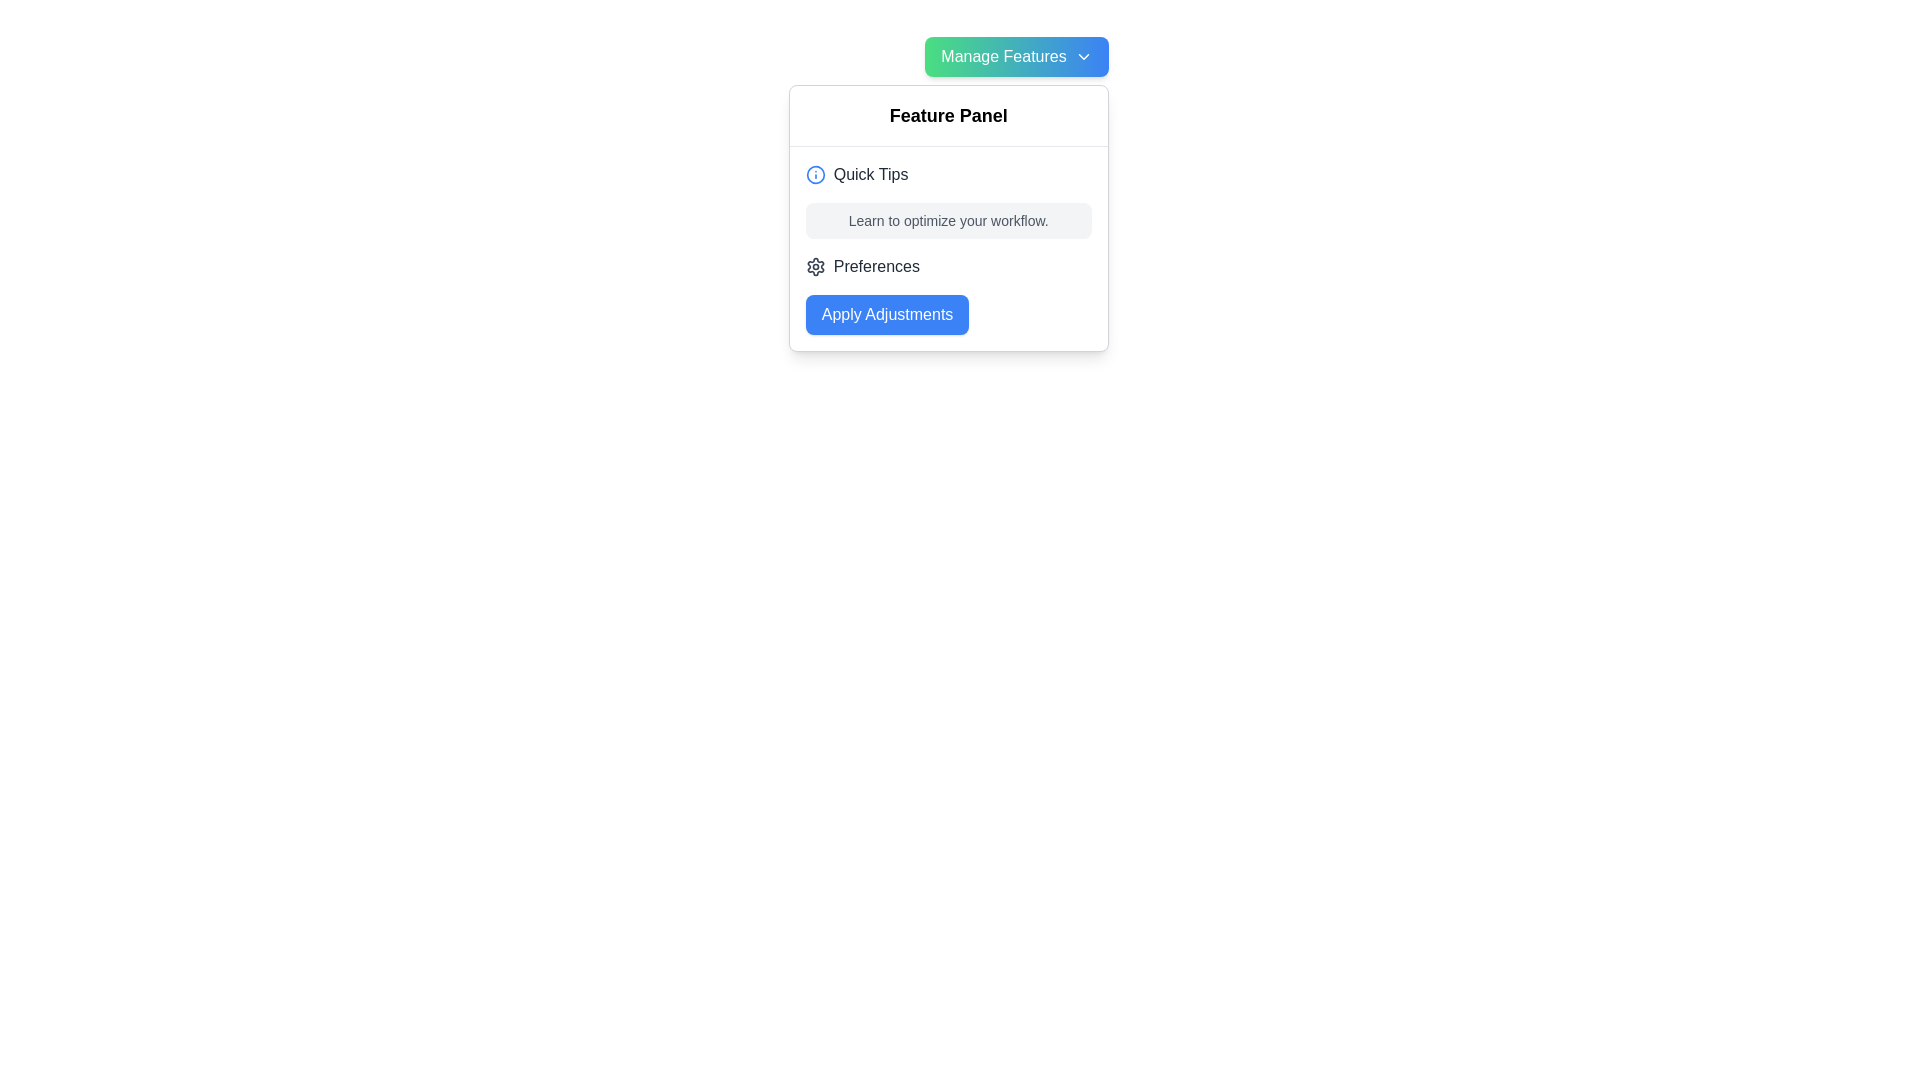 The width and height of the screenshot is (1920, 1080). Describe the element at coordinates (815, 265) in the screenshot. I see `the settings icon in the upper section of the 'Preferences' row, which visually represents configuration options` at that location.